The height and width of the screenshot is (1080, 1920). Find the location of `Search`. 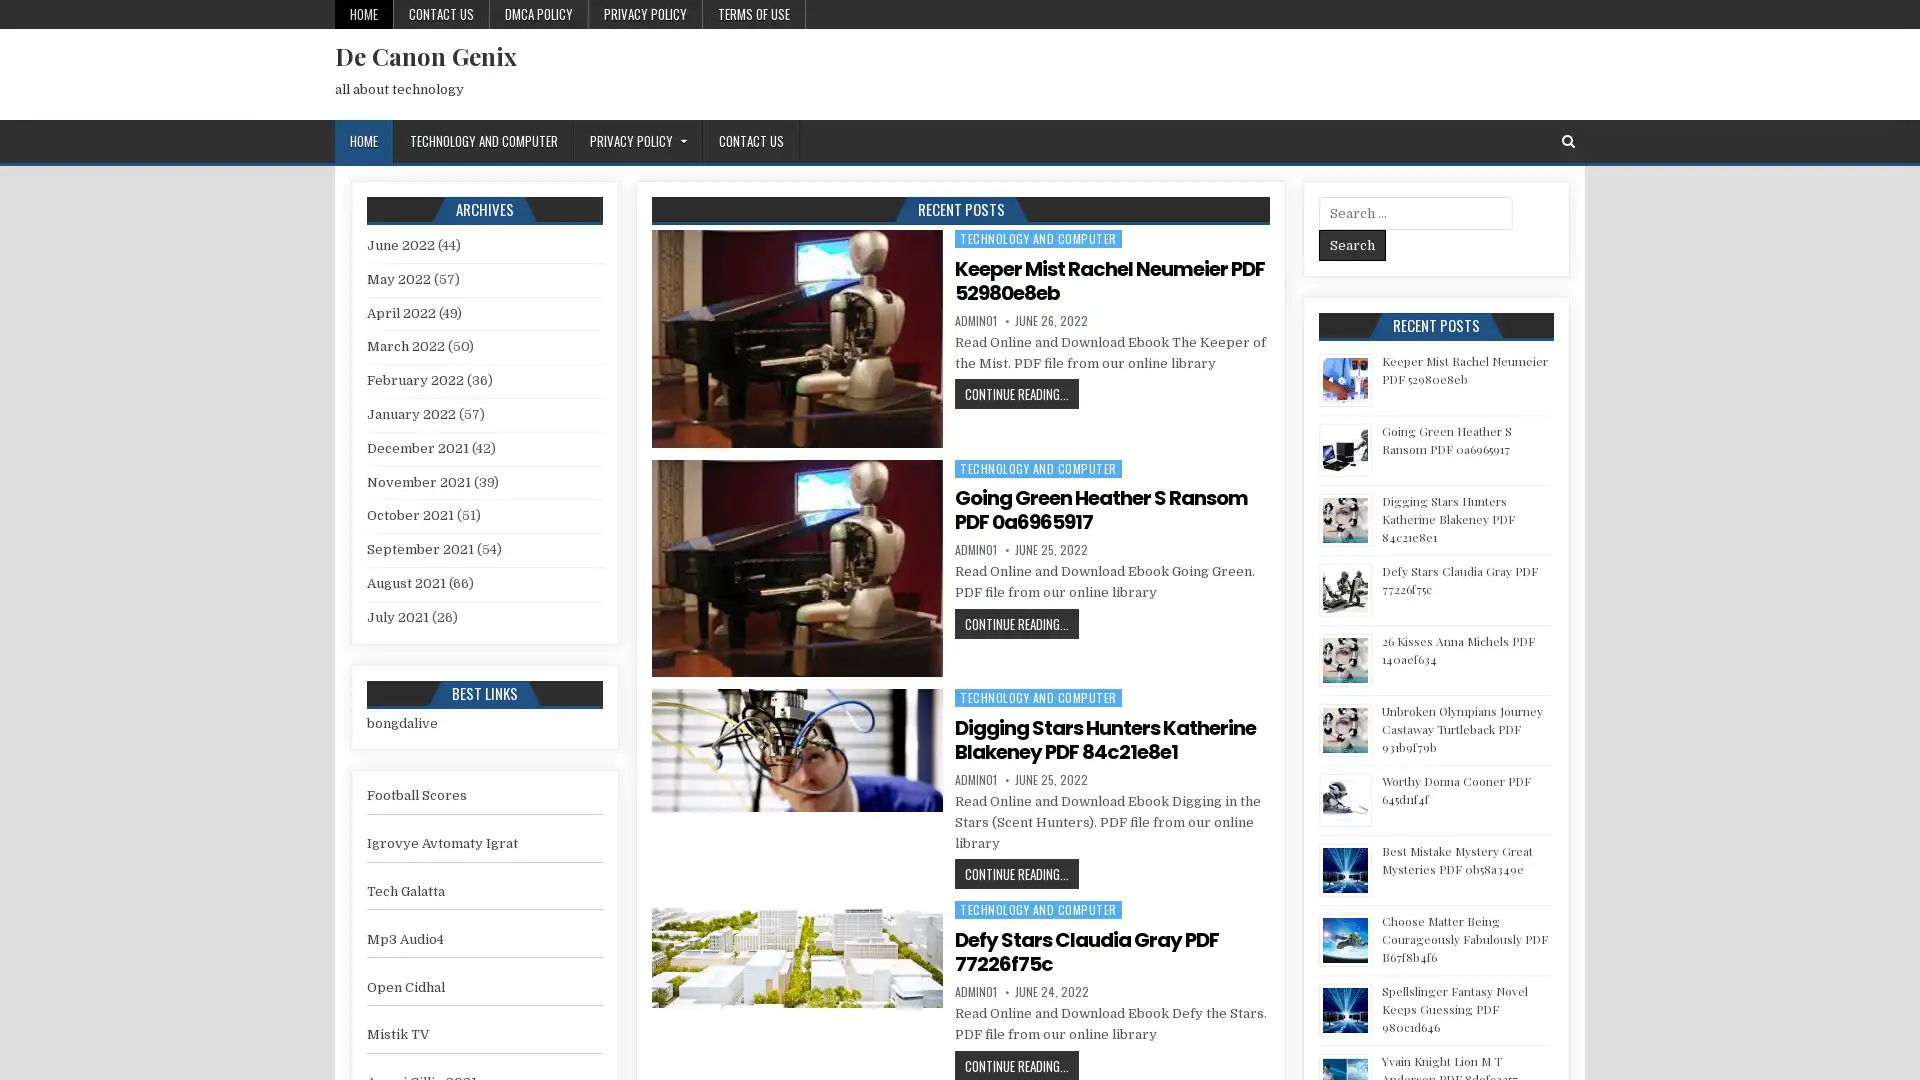

Search is located at coordinates (1351, 244).